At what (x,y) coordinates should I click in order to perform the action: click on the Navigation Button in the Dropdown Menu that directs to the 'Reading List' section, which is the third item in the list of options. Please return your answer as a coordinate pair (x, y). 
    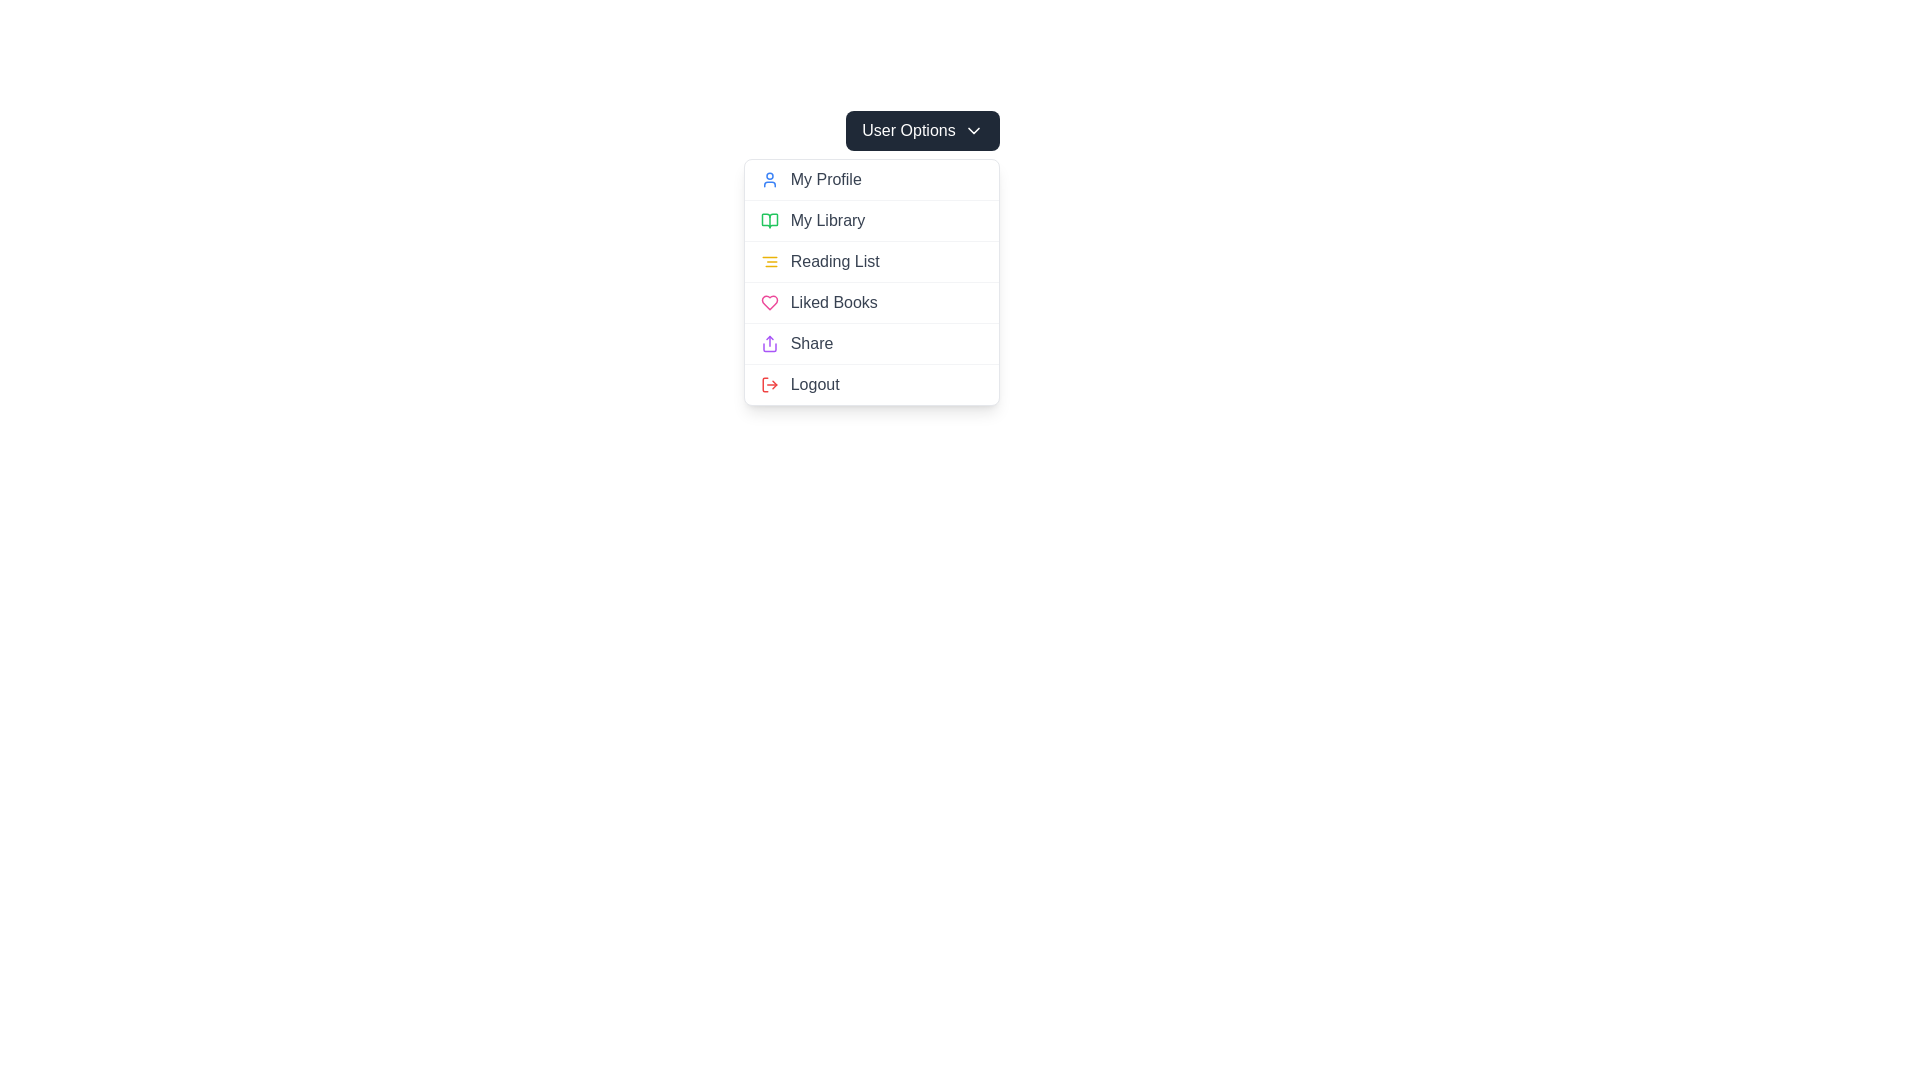
    Looking at the image, I should click on (871, 282).